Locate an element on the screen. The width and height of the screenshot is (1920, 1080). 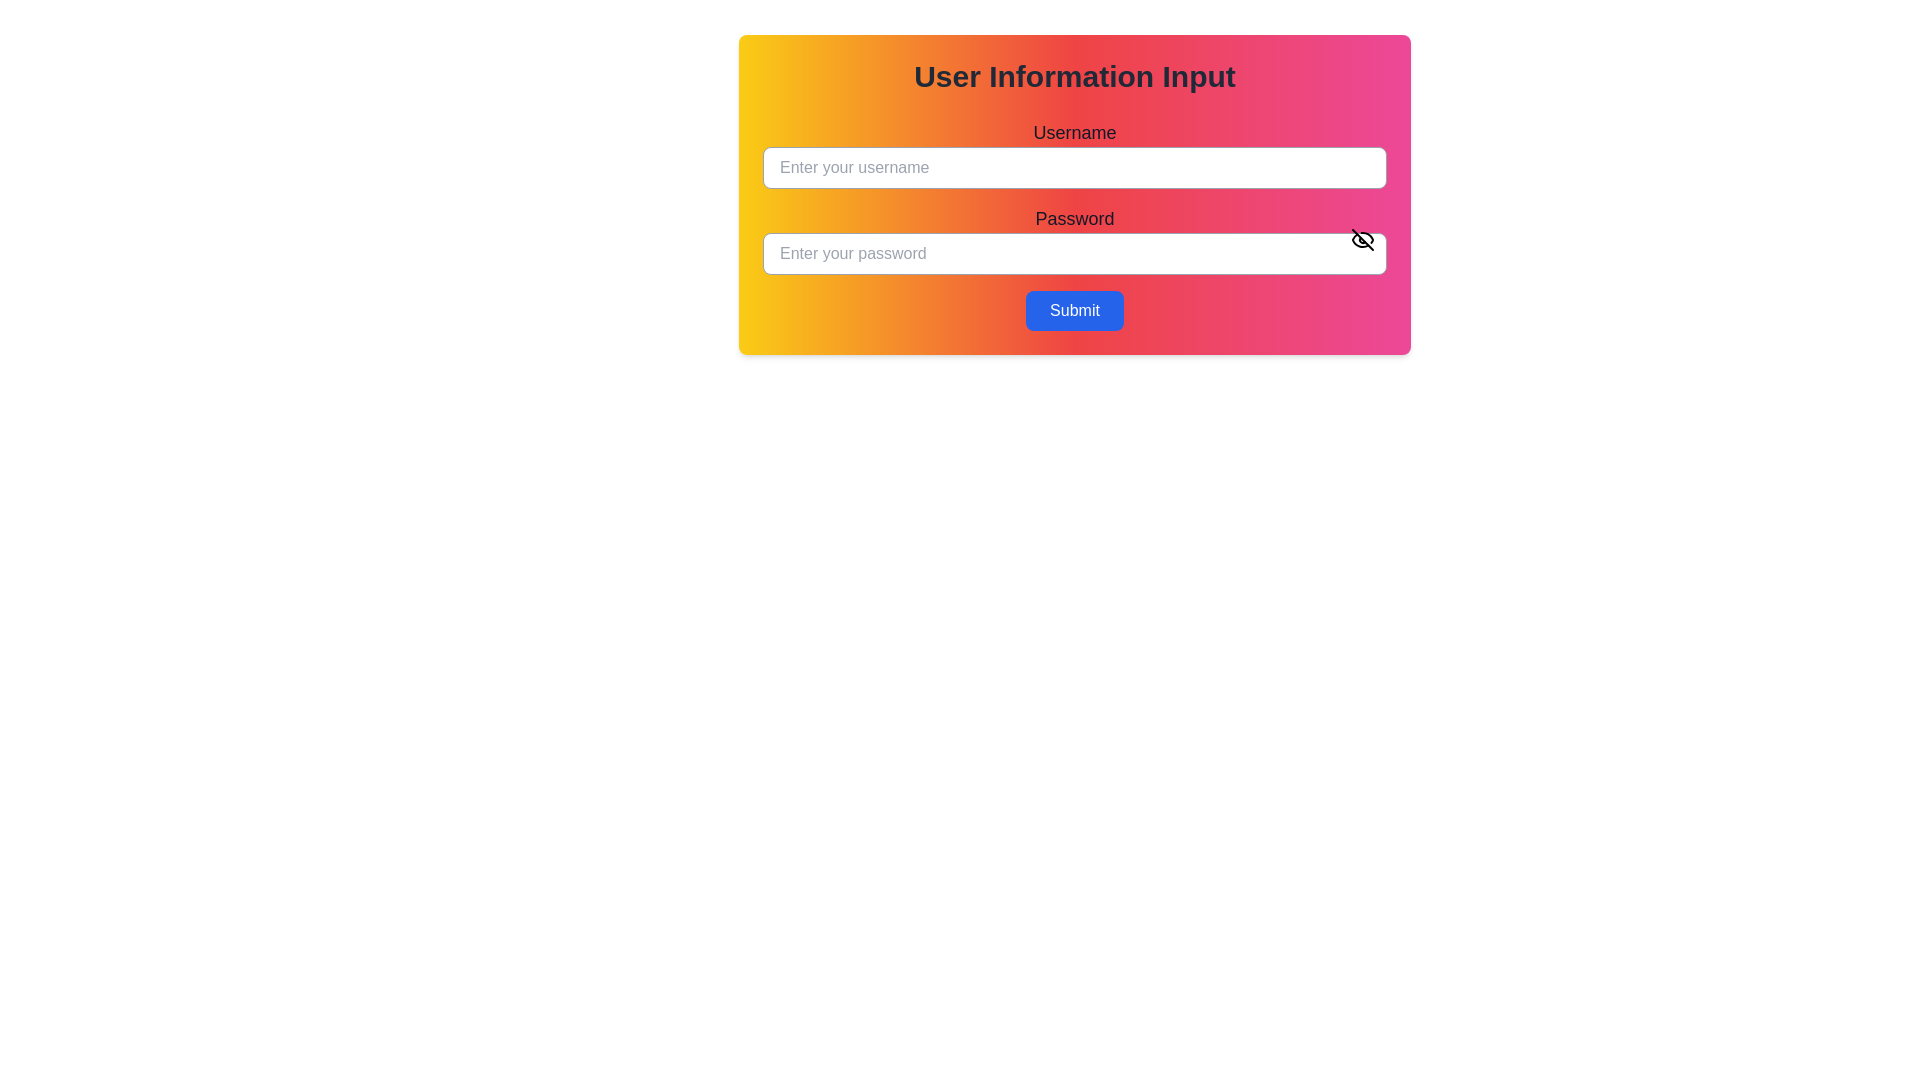
the Icon button located to the right of the 'Password' input field is located at coordinates (1362, 238).